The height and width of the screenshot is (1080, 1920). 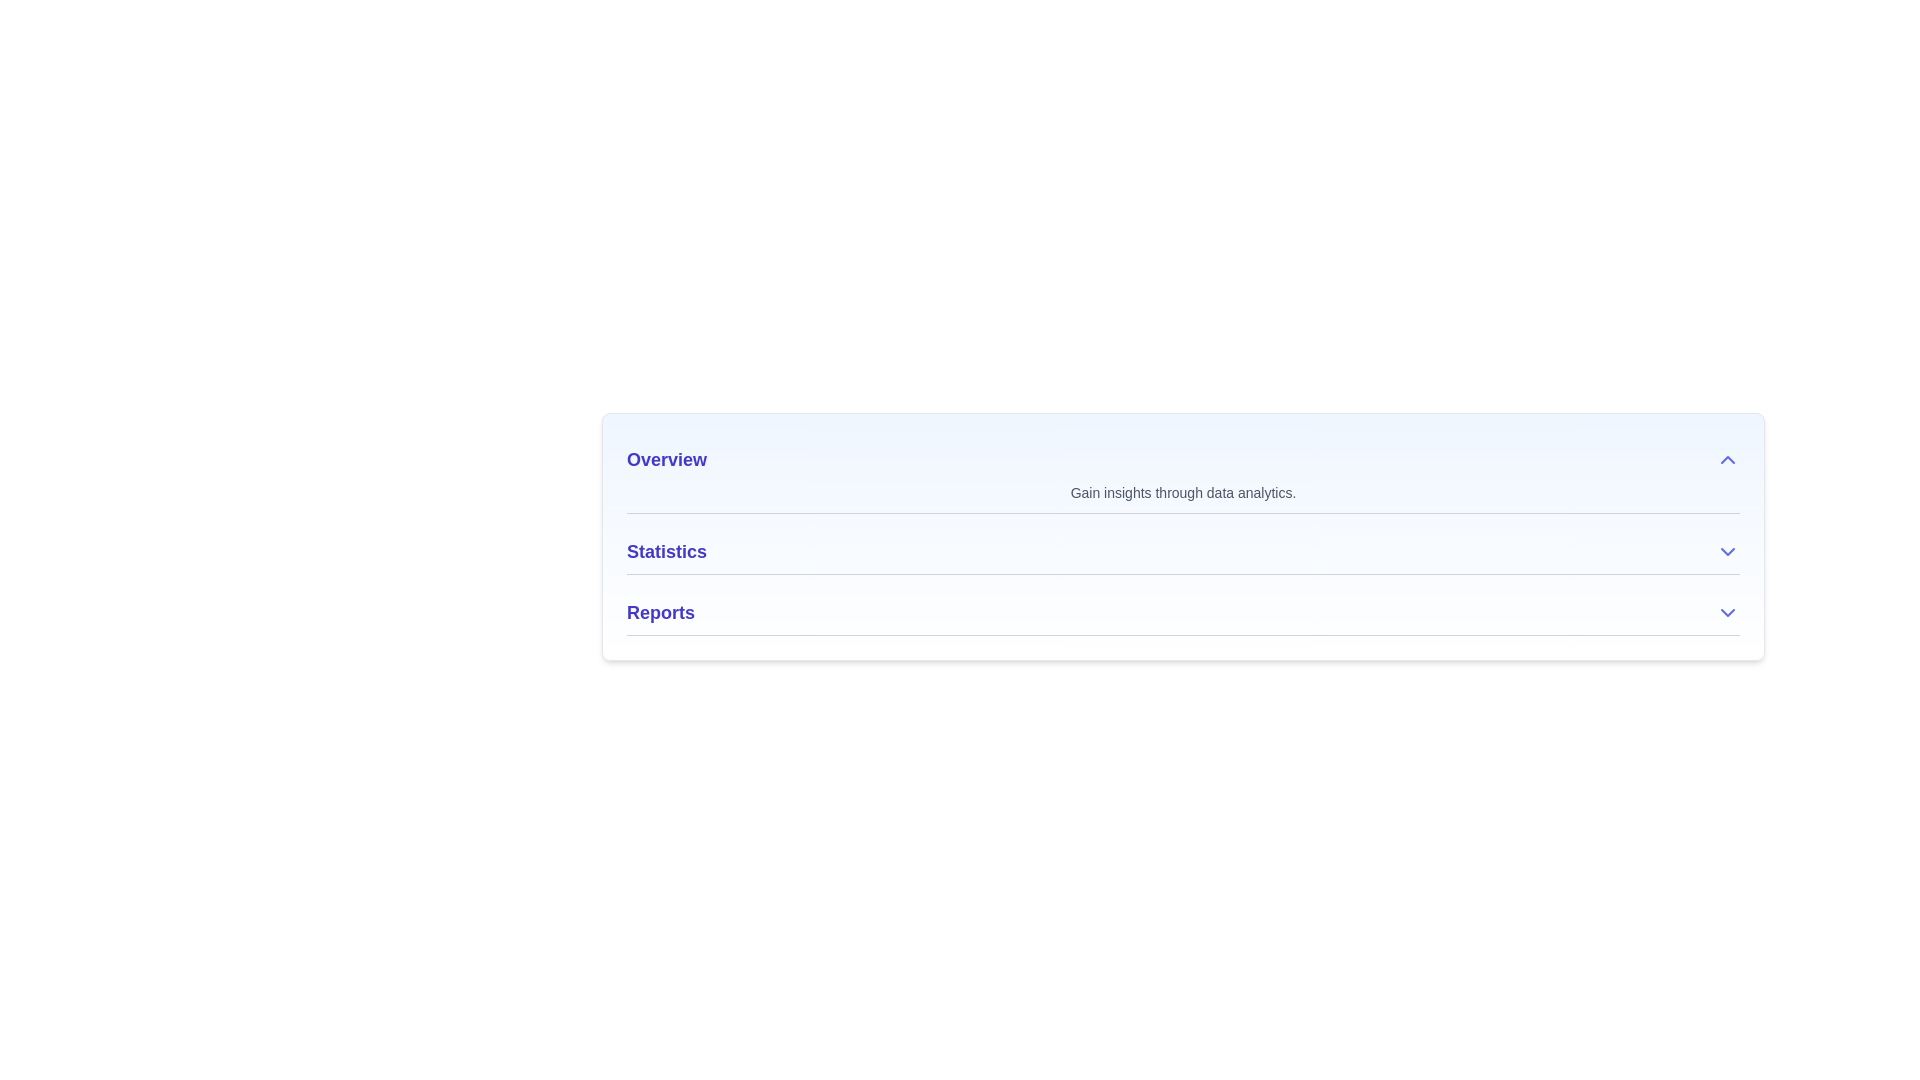 What do you see at coordinates (661, 611) in the screenshot?
I see `the bold, large-sized indigo-blue text label reading 'Reports'` at bounding box center [661, 611].